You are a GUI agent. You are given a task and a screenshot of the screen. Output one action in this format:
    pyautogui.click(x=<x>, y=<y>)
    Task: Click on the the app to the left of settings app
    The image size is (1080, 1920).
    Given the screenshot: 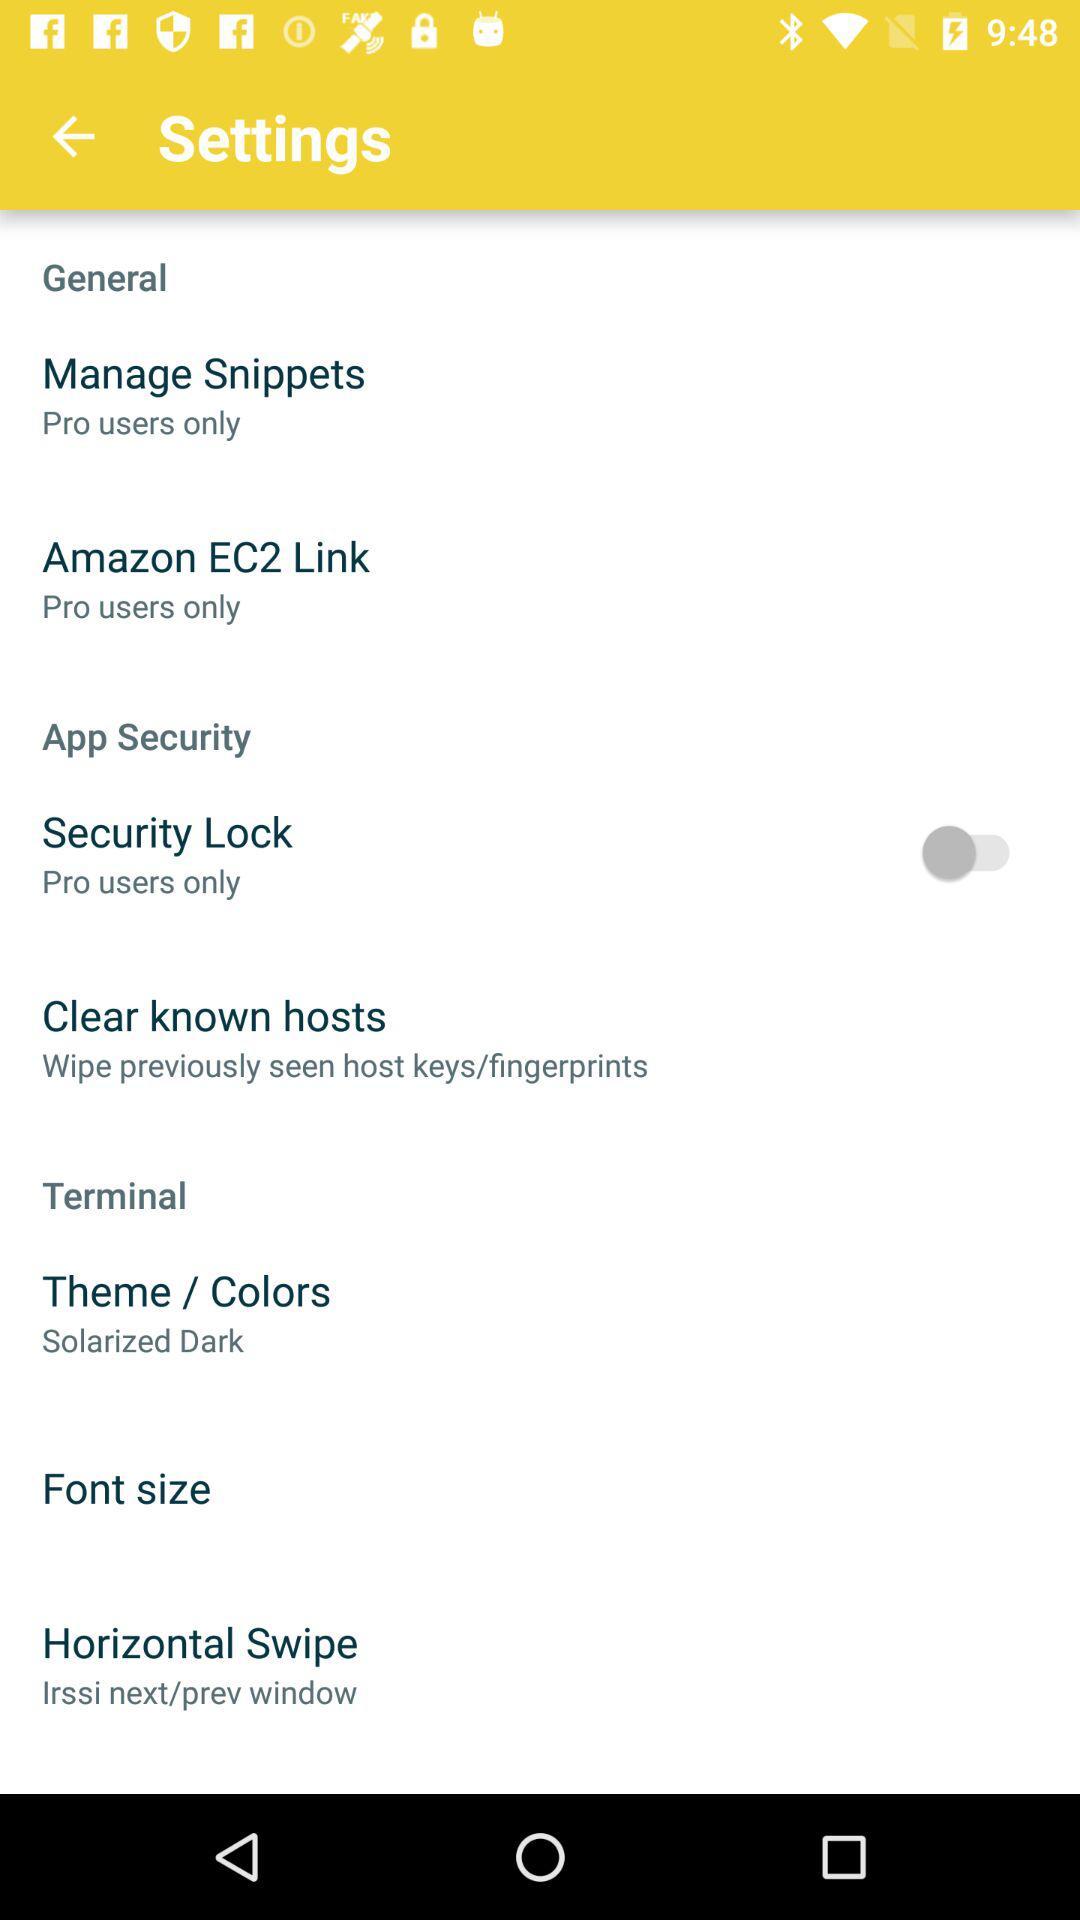 What is the action you would take?
    pyautogui.click(x=72, y=135)
    